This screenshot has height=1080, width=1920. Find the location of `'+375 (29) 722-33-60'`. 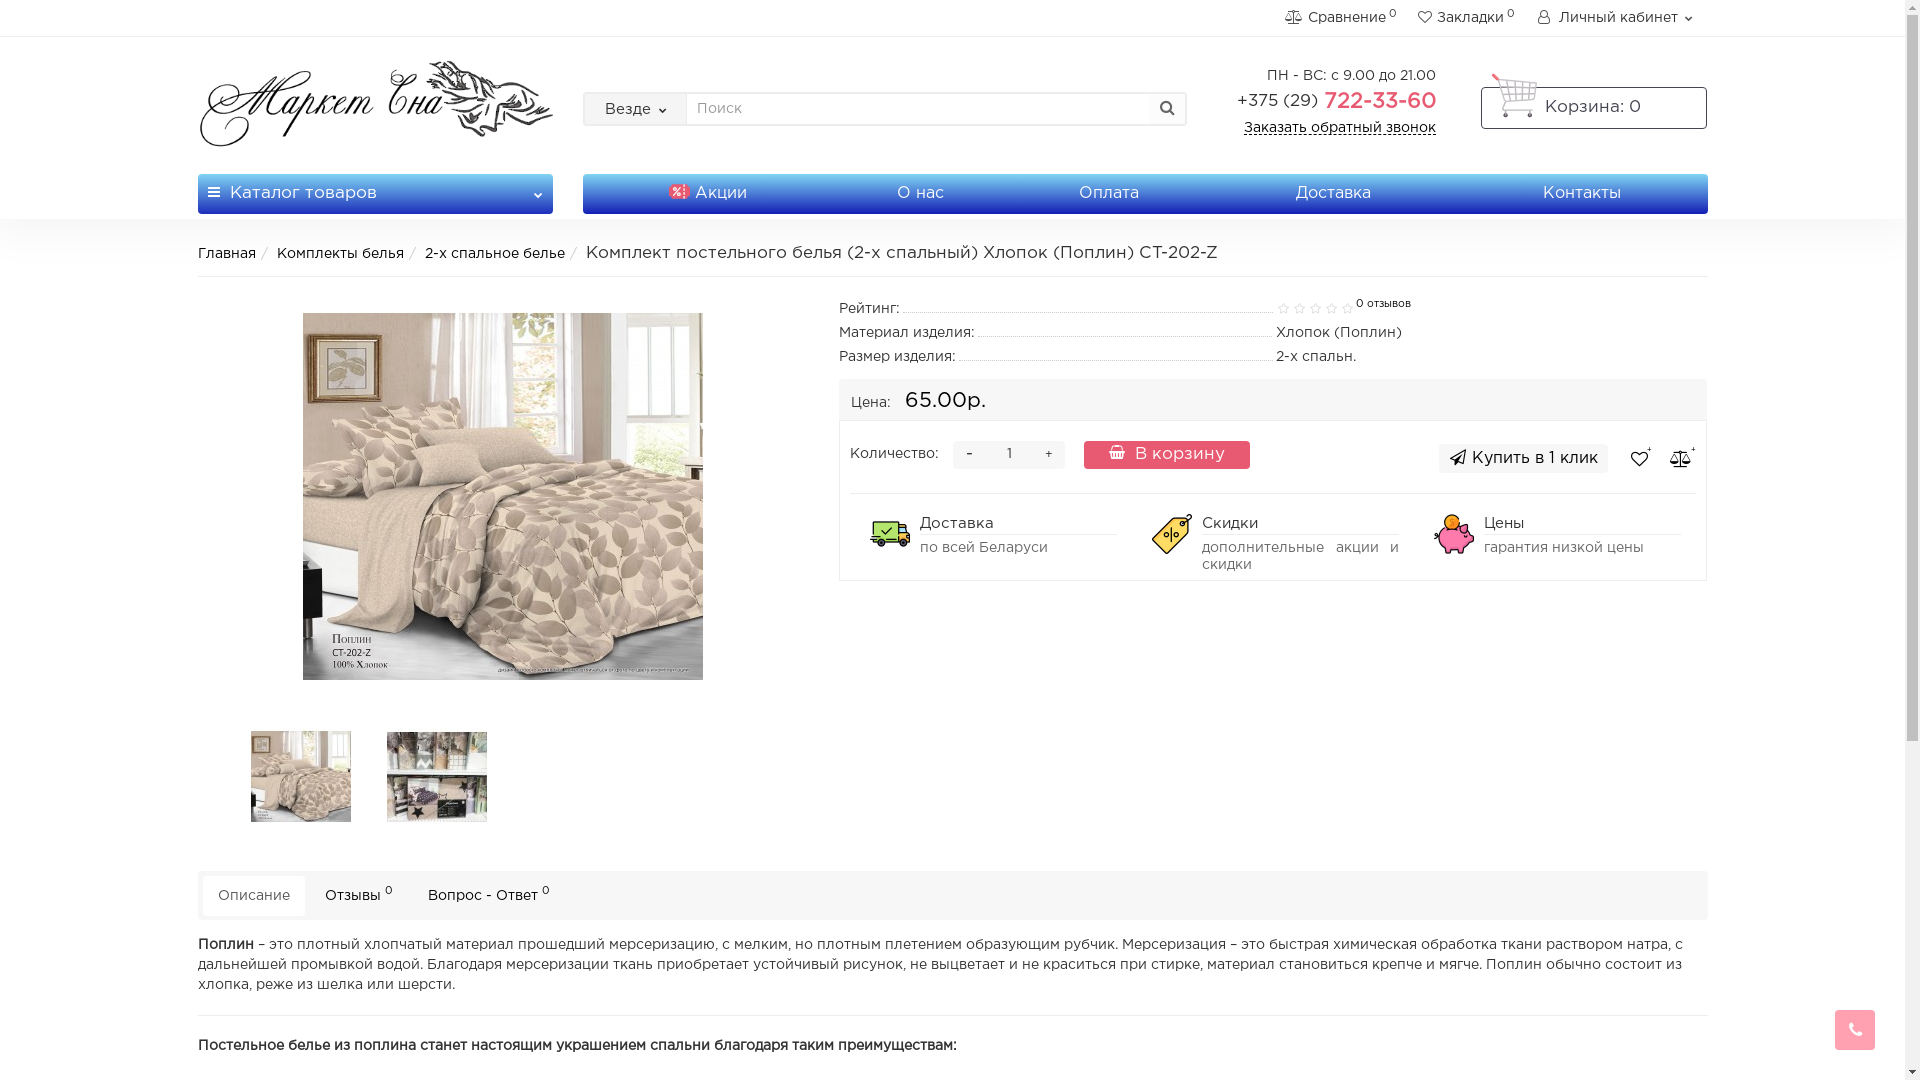

'+375 (29) 722-33-60' is located at coordinates (1336, 101).